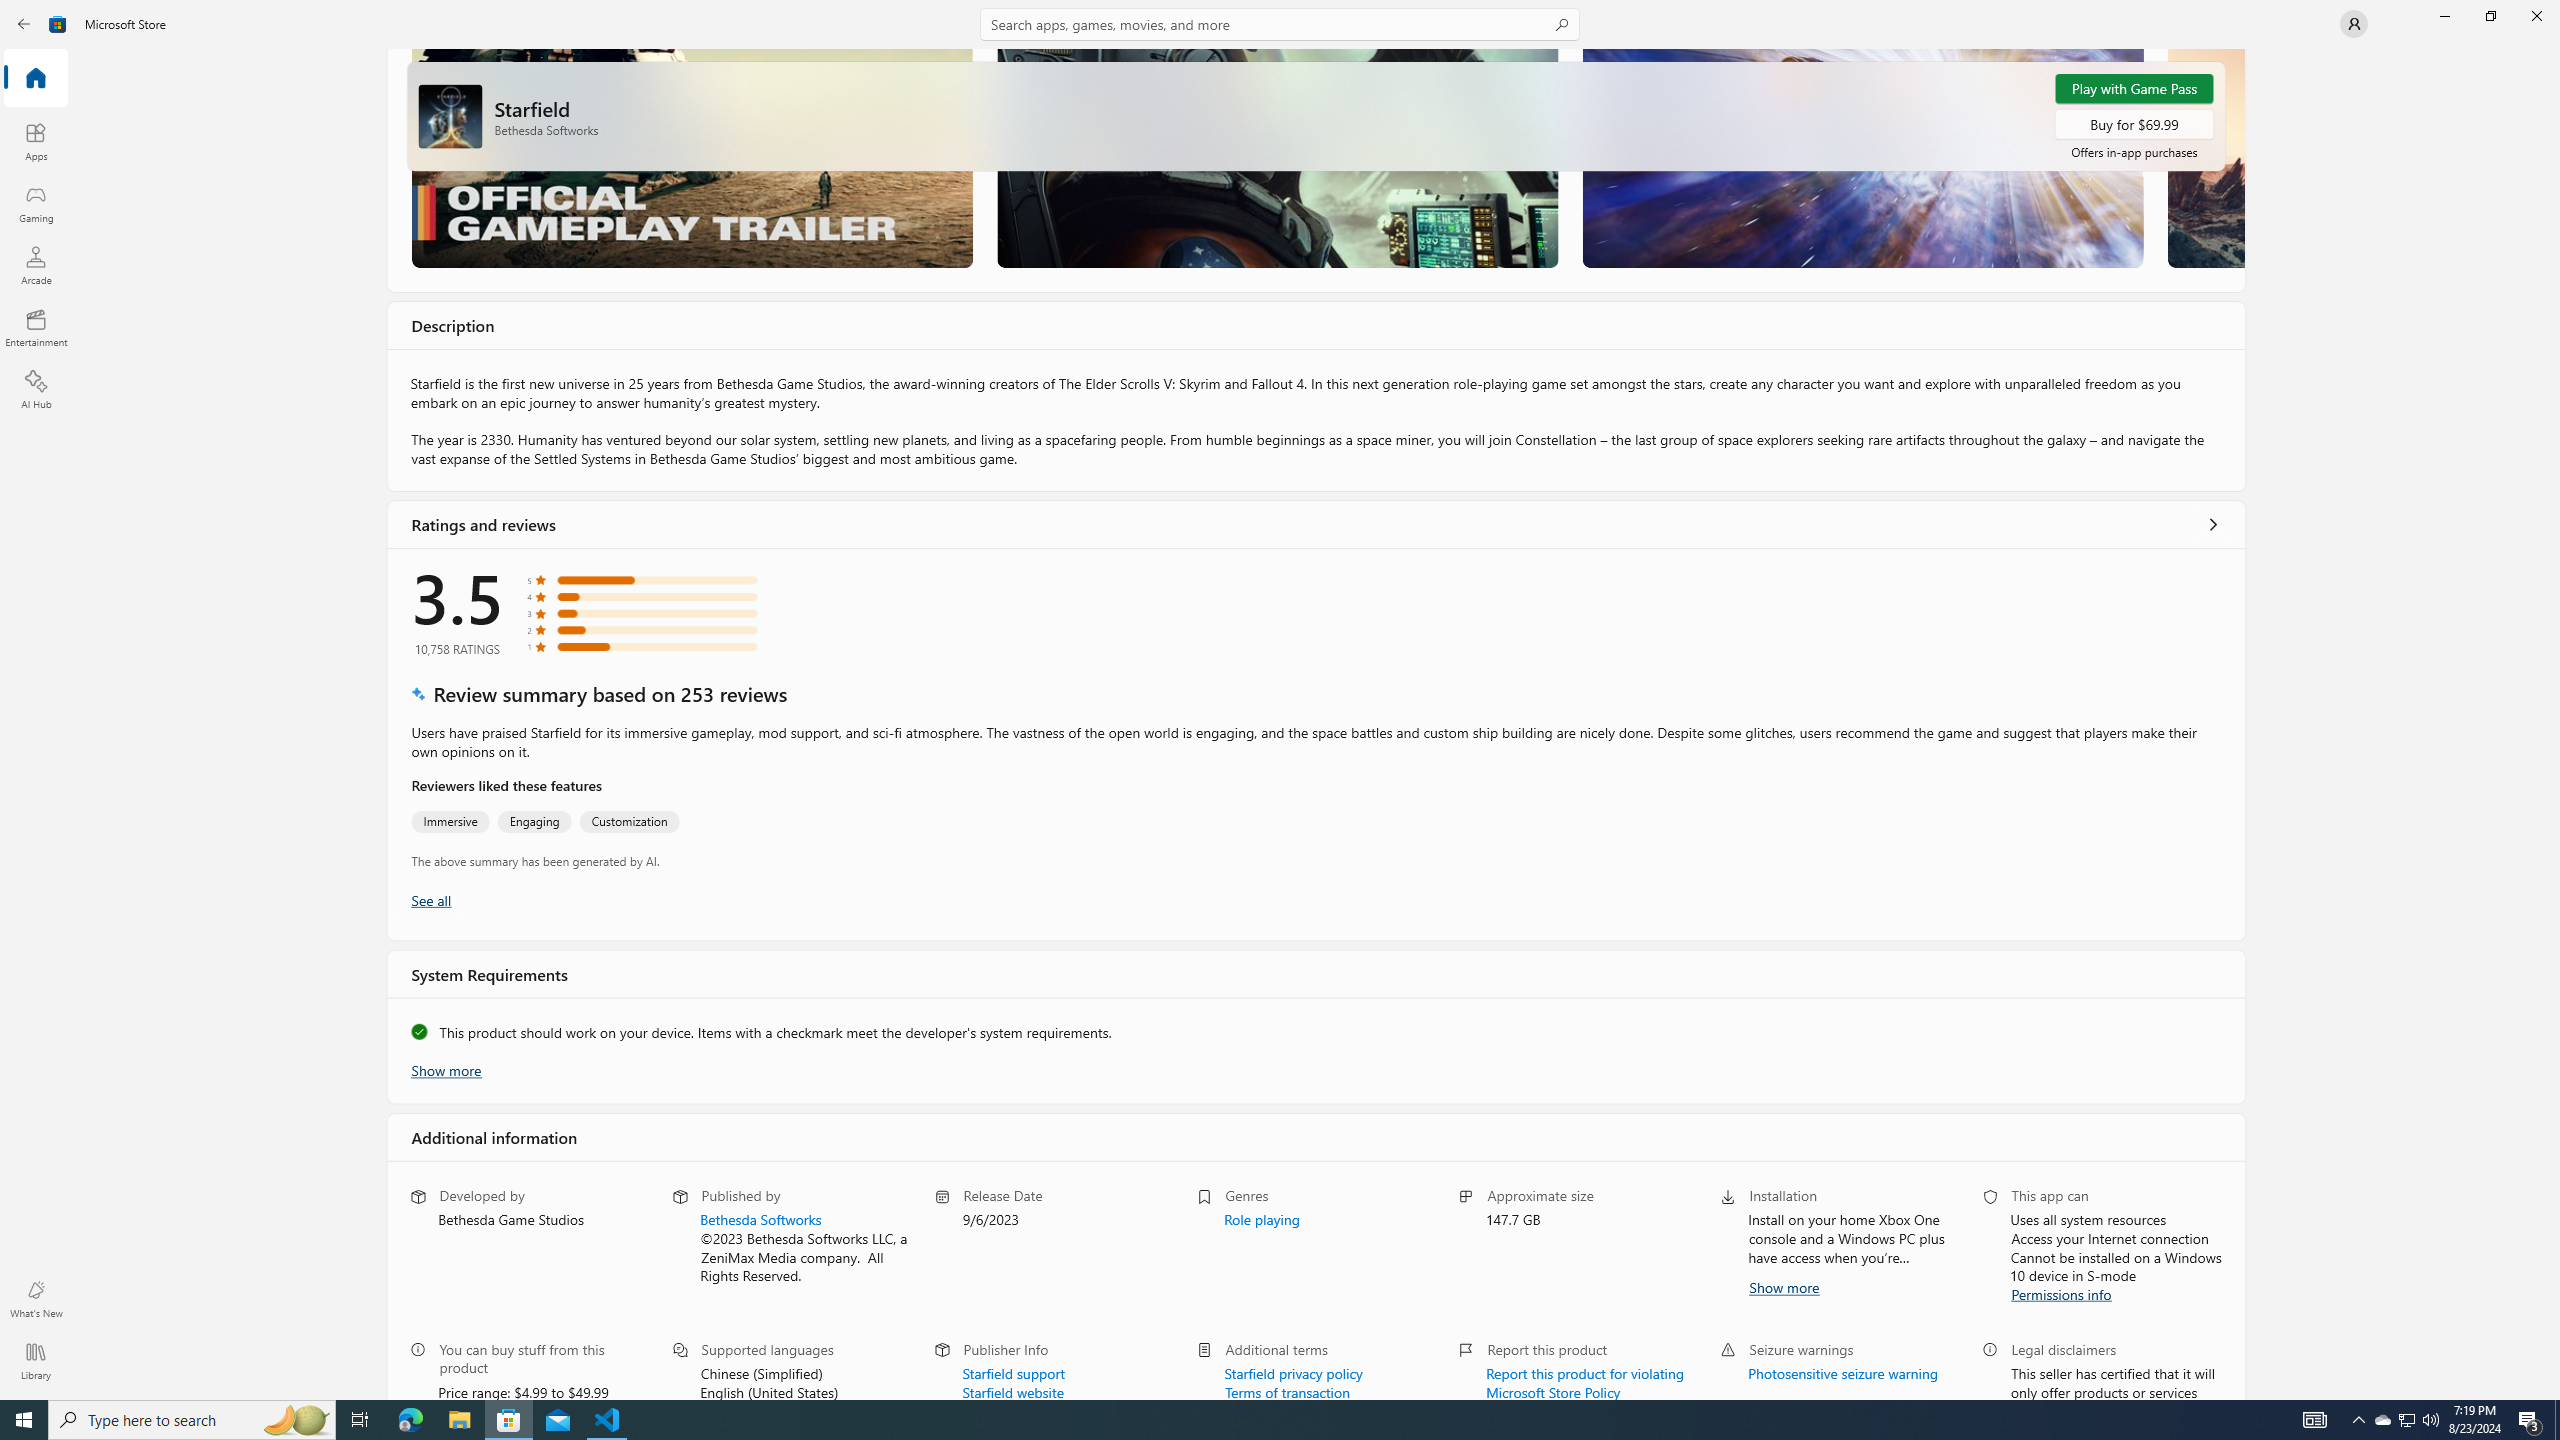 This screenshot has height=1440, width=2560. I want to click on 'Starfield privacy policy', so click(1292, 1371).